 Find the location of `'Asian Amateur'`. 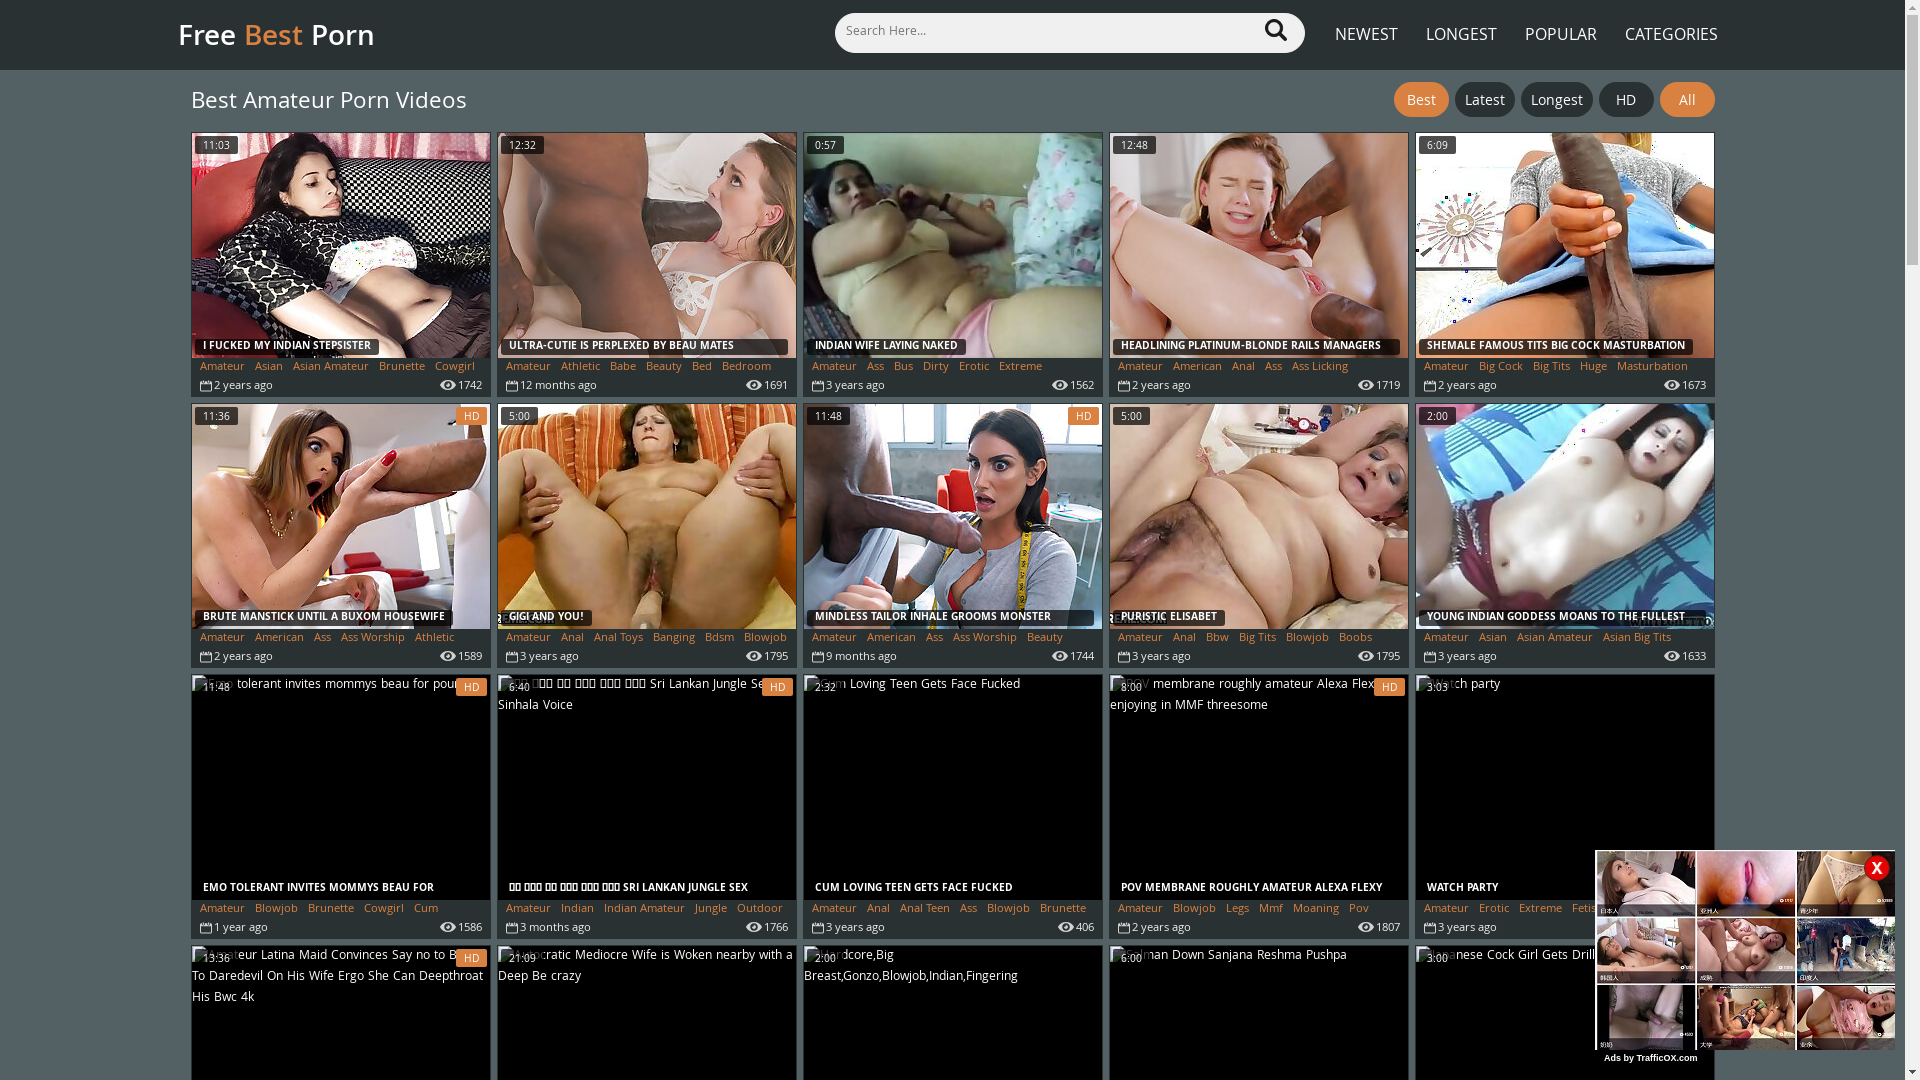

'Asian Amateur' is located at coordinates (330, 367).